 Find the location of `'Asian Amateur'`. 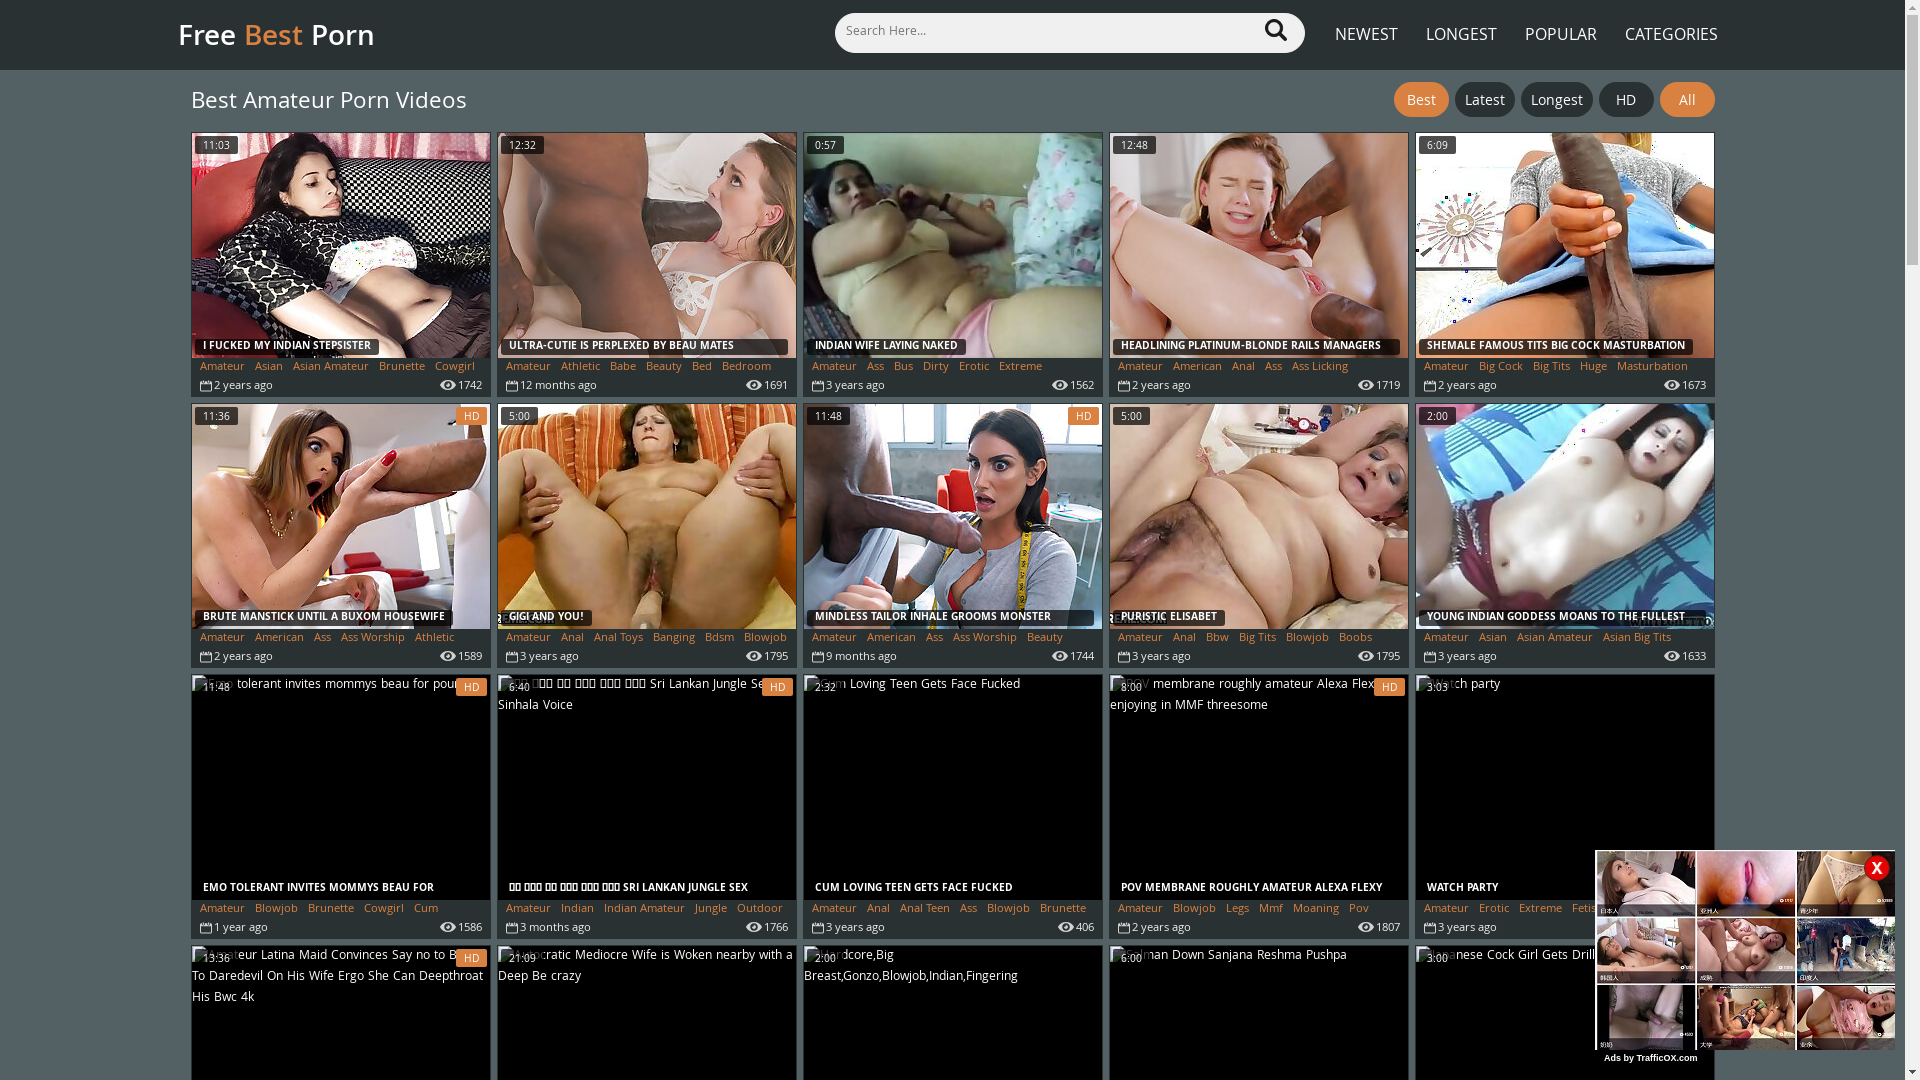

'Asian Amateur' is located at coordinates (330, 367).